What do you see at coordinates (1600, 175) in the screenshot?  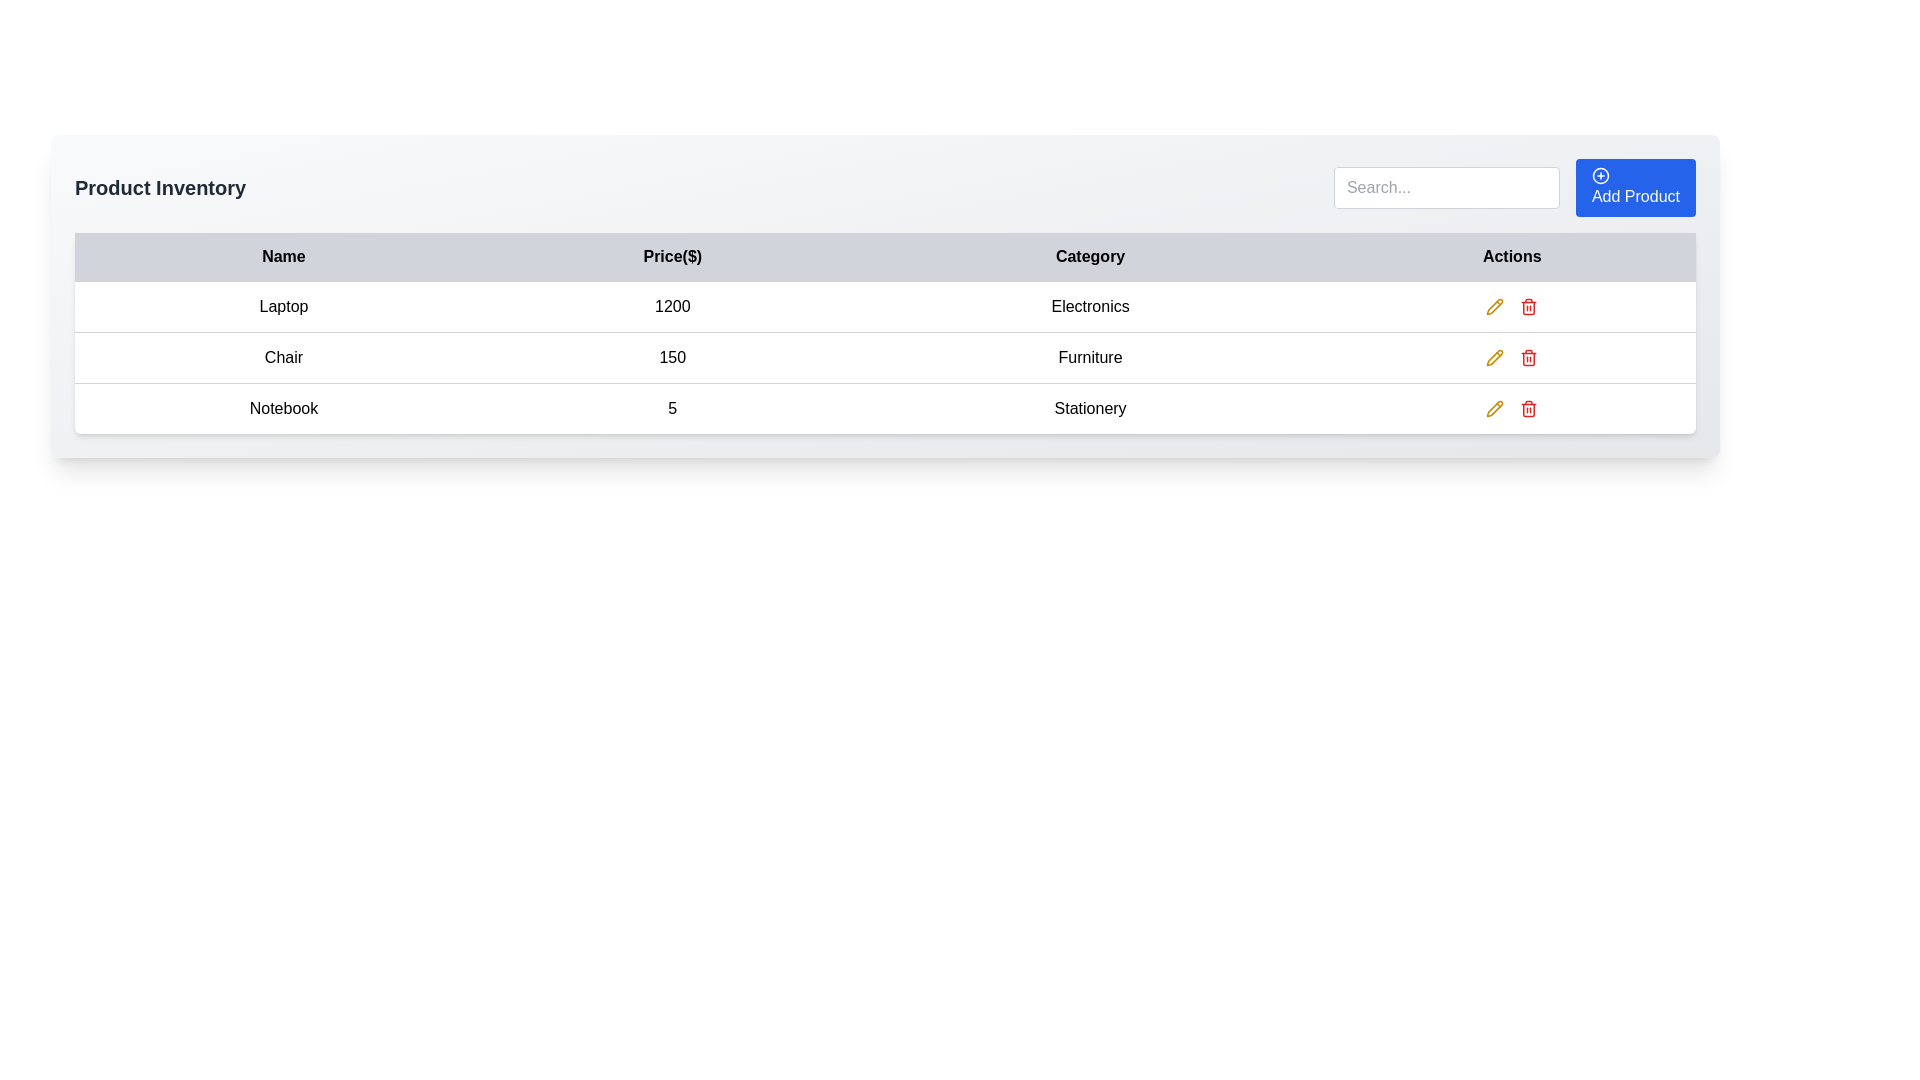 I see `the circular '+' icon outlined with a thin line, located to the left of the blue 'Add Product' button near the top-right corner of the interface` at bounding box center [1600, 175].